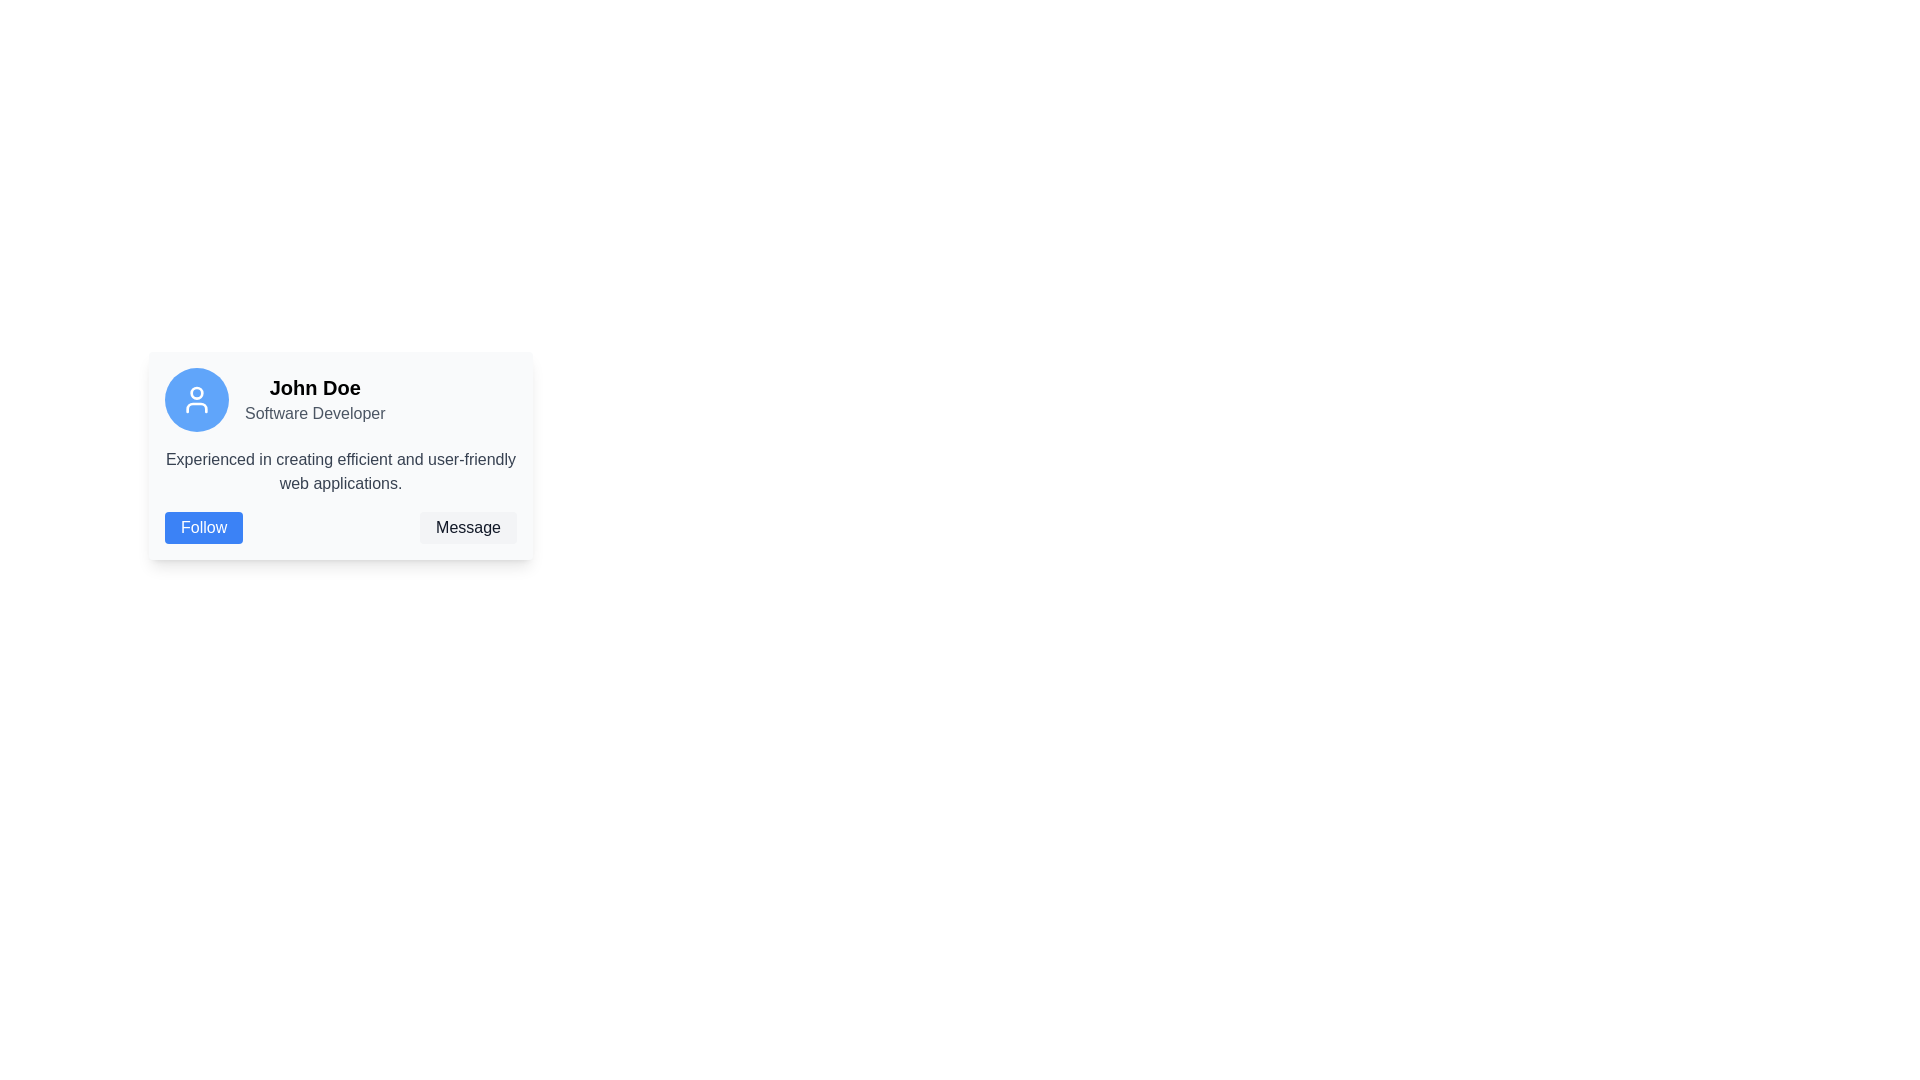  Describe the element at coordinates (196, 393) in the screenshot. I see `the circular SVG icon located within the profile picture of 'John Doe'` at that location.